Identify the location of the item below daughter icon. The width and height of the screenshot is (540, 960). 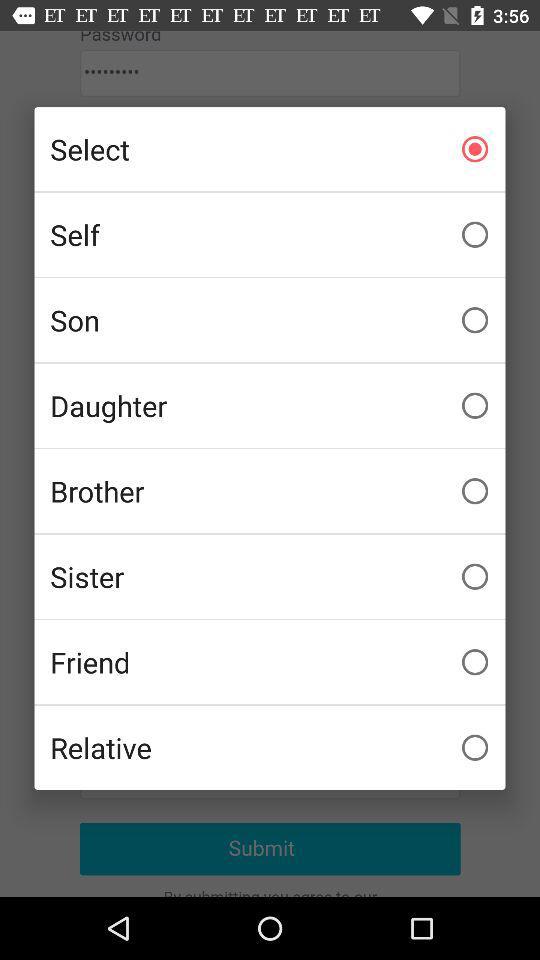
(270, 490).